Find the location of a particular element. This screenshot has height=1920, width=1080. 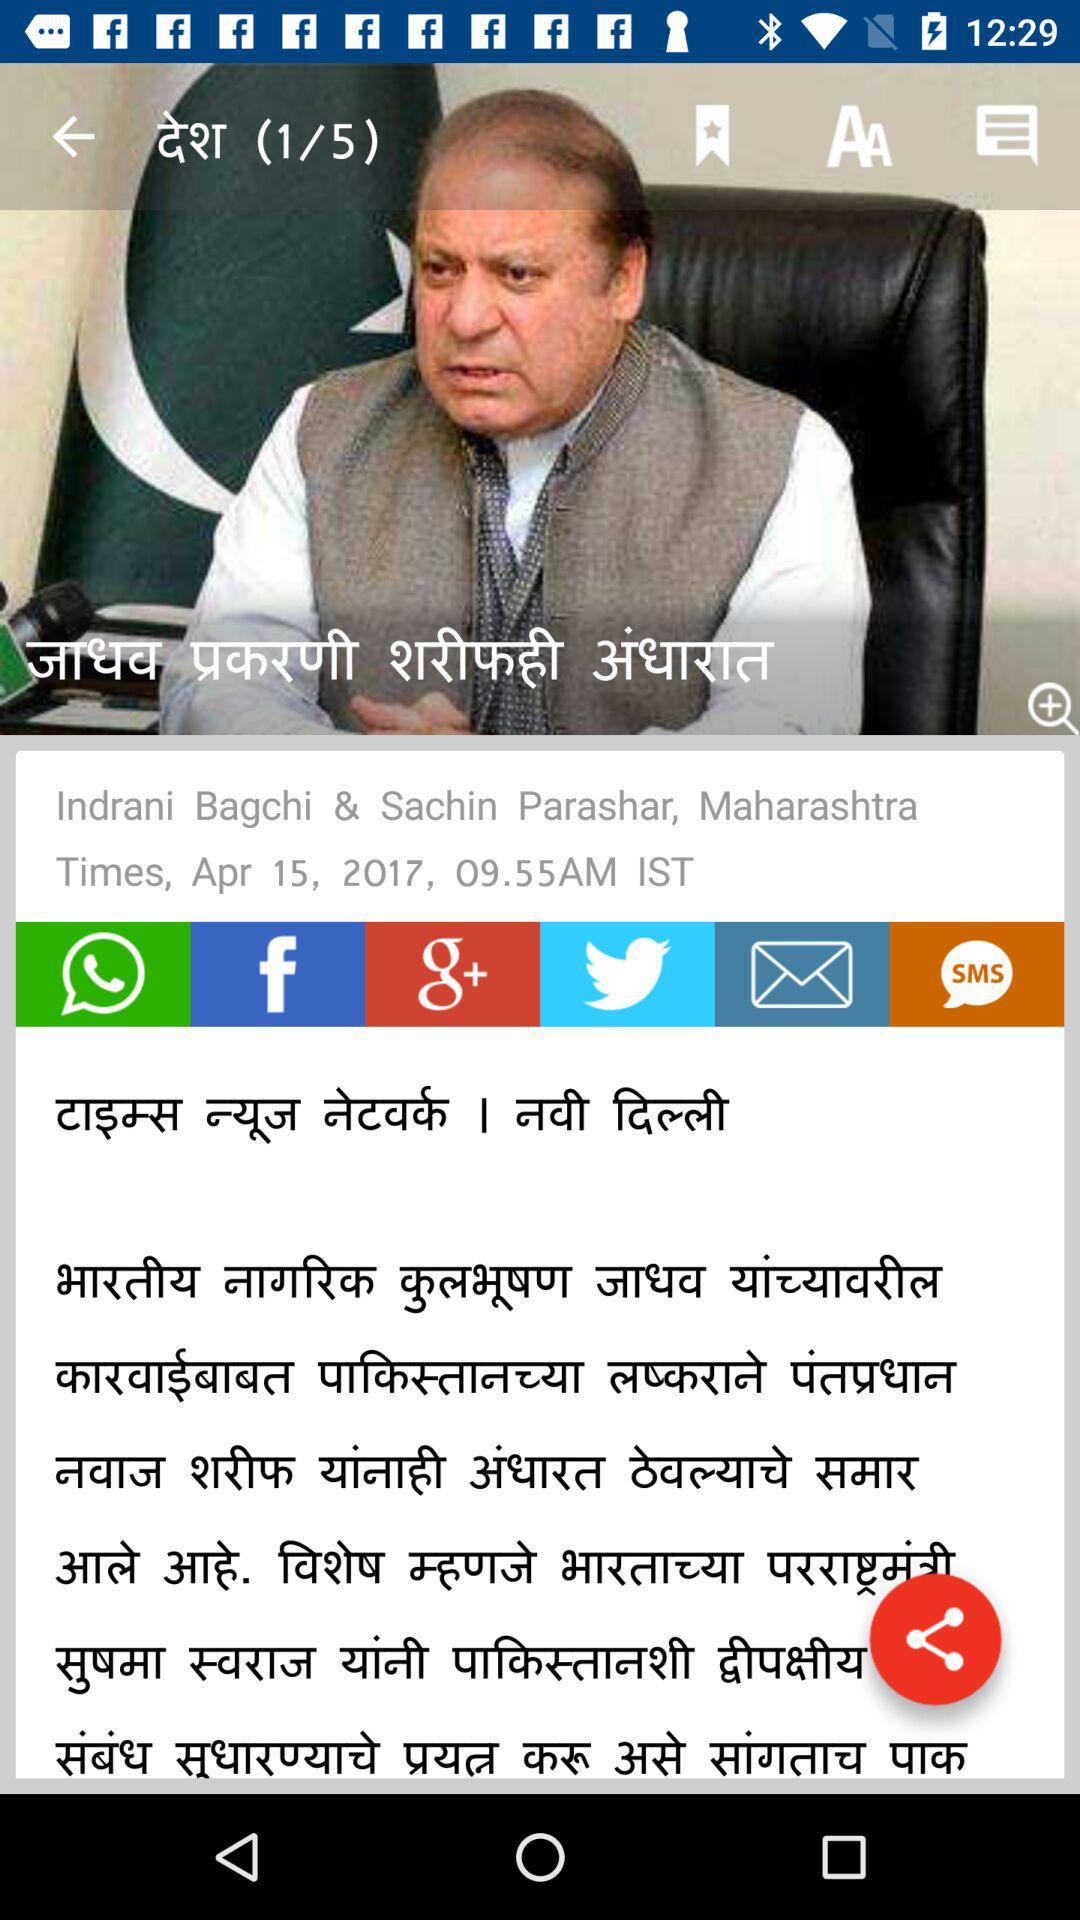

get direct link button is located at coordinates (935, 1649).